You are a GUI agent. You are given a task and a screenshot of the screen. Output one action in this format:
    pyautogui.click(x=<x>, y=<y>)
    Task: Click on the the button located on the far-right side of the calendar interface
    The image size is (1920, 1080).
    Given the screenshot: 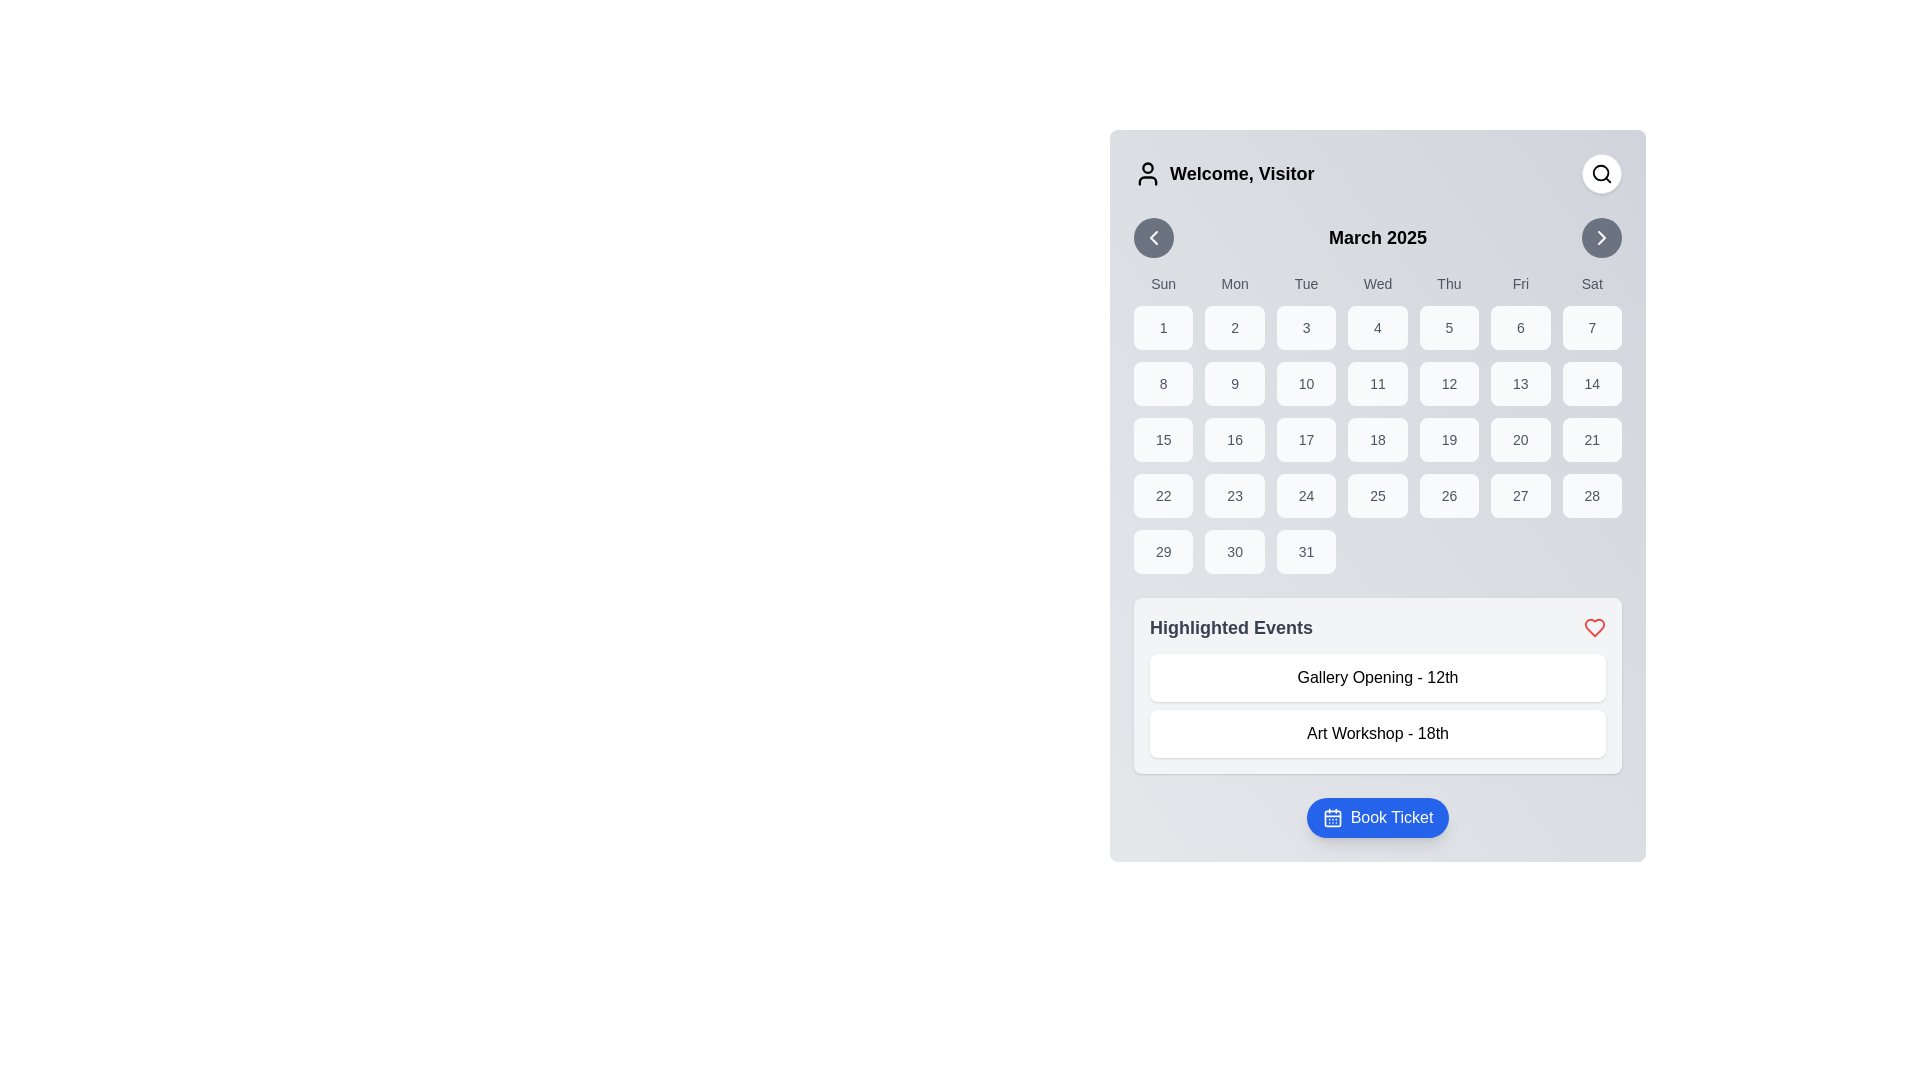 What is the action you would take?
    pyautogui.click(x=1602, y=237)
    